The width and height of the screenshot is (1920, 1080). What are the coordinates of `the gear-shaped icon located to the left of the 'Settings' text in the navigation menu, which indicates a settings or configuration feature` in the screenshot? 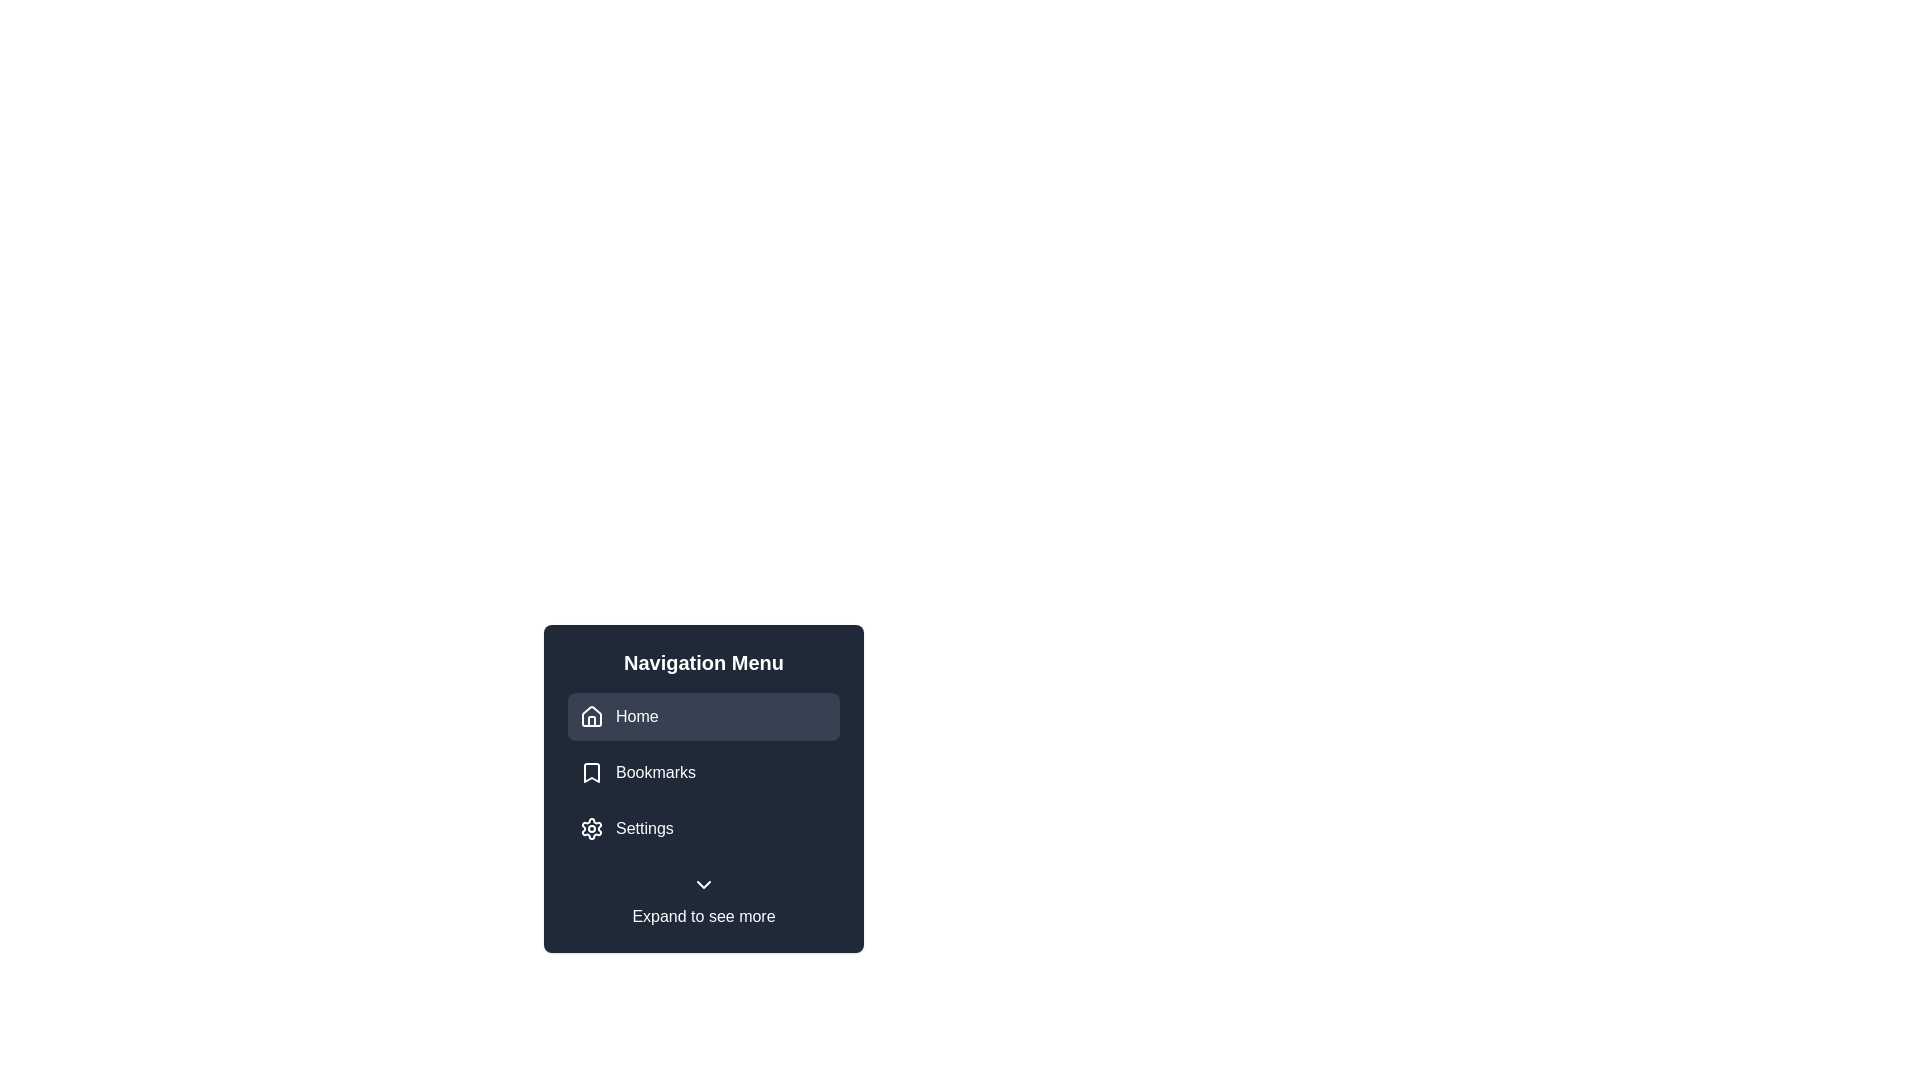 It's located at (590, 829).